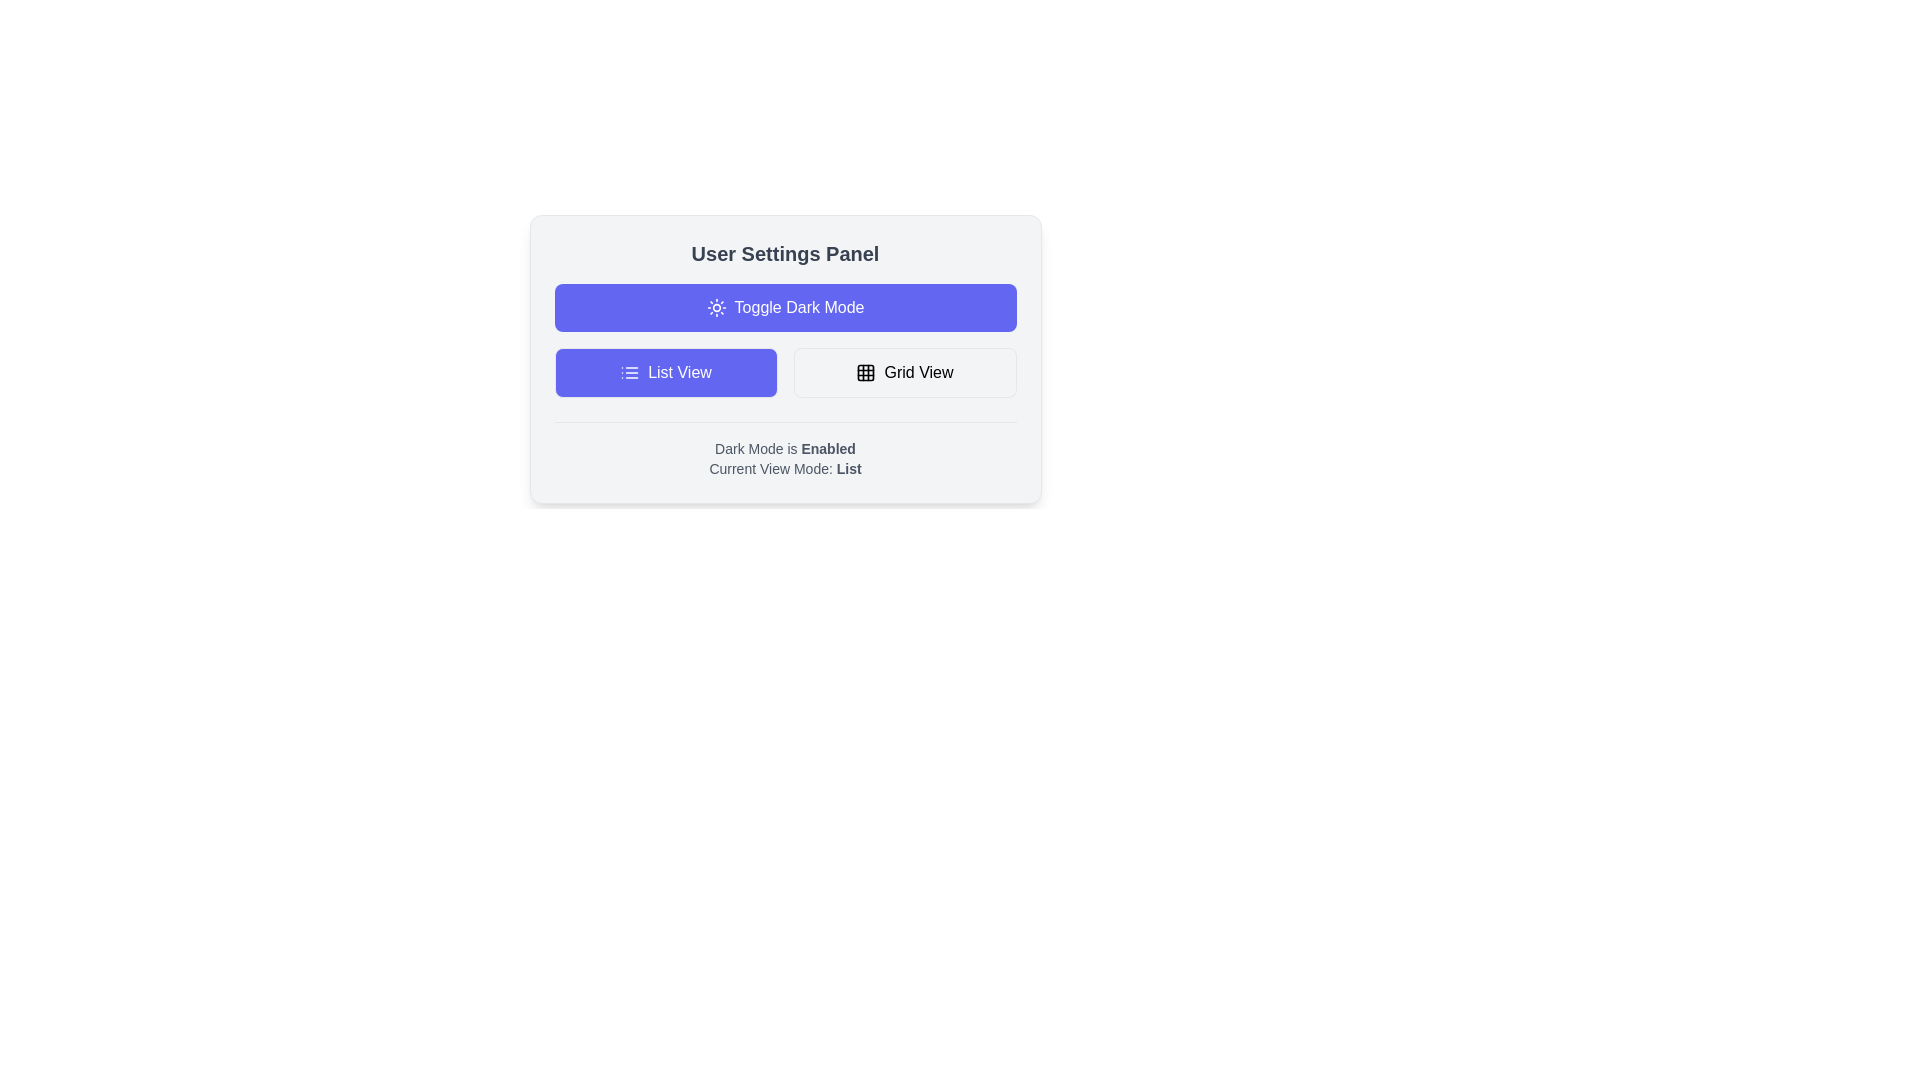  I want to click on the text label heading that serves as the title for the user settings panel, located at the top of the layout above the 'Toggle Dark Mode' button, so click(784, 253).